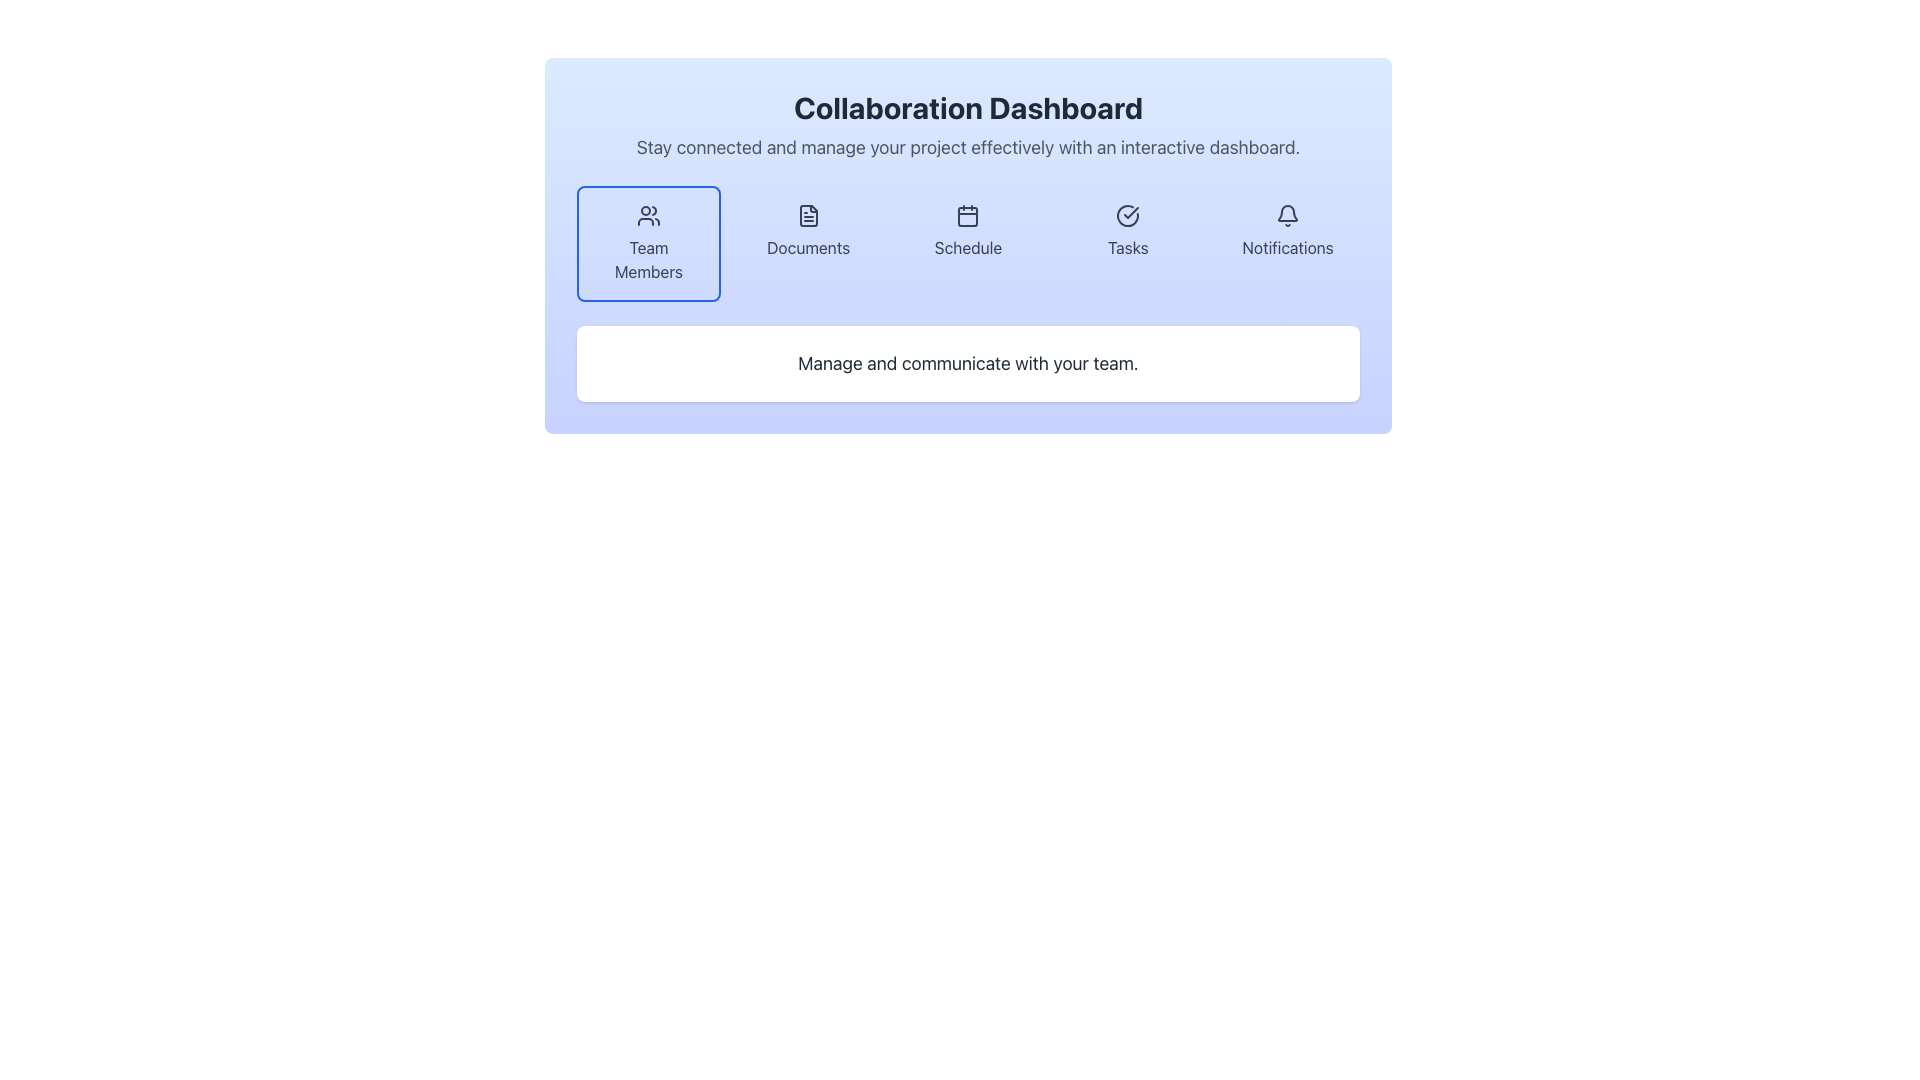 This screenshot has width=1920, height=1080. What do you see at coordinates (968, 108) in the screenshot?
I see `the main heading text of the dashboard interface, which provides an overview of the section` at bounding box center [968, 108].